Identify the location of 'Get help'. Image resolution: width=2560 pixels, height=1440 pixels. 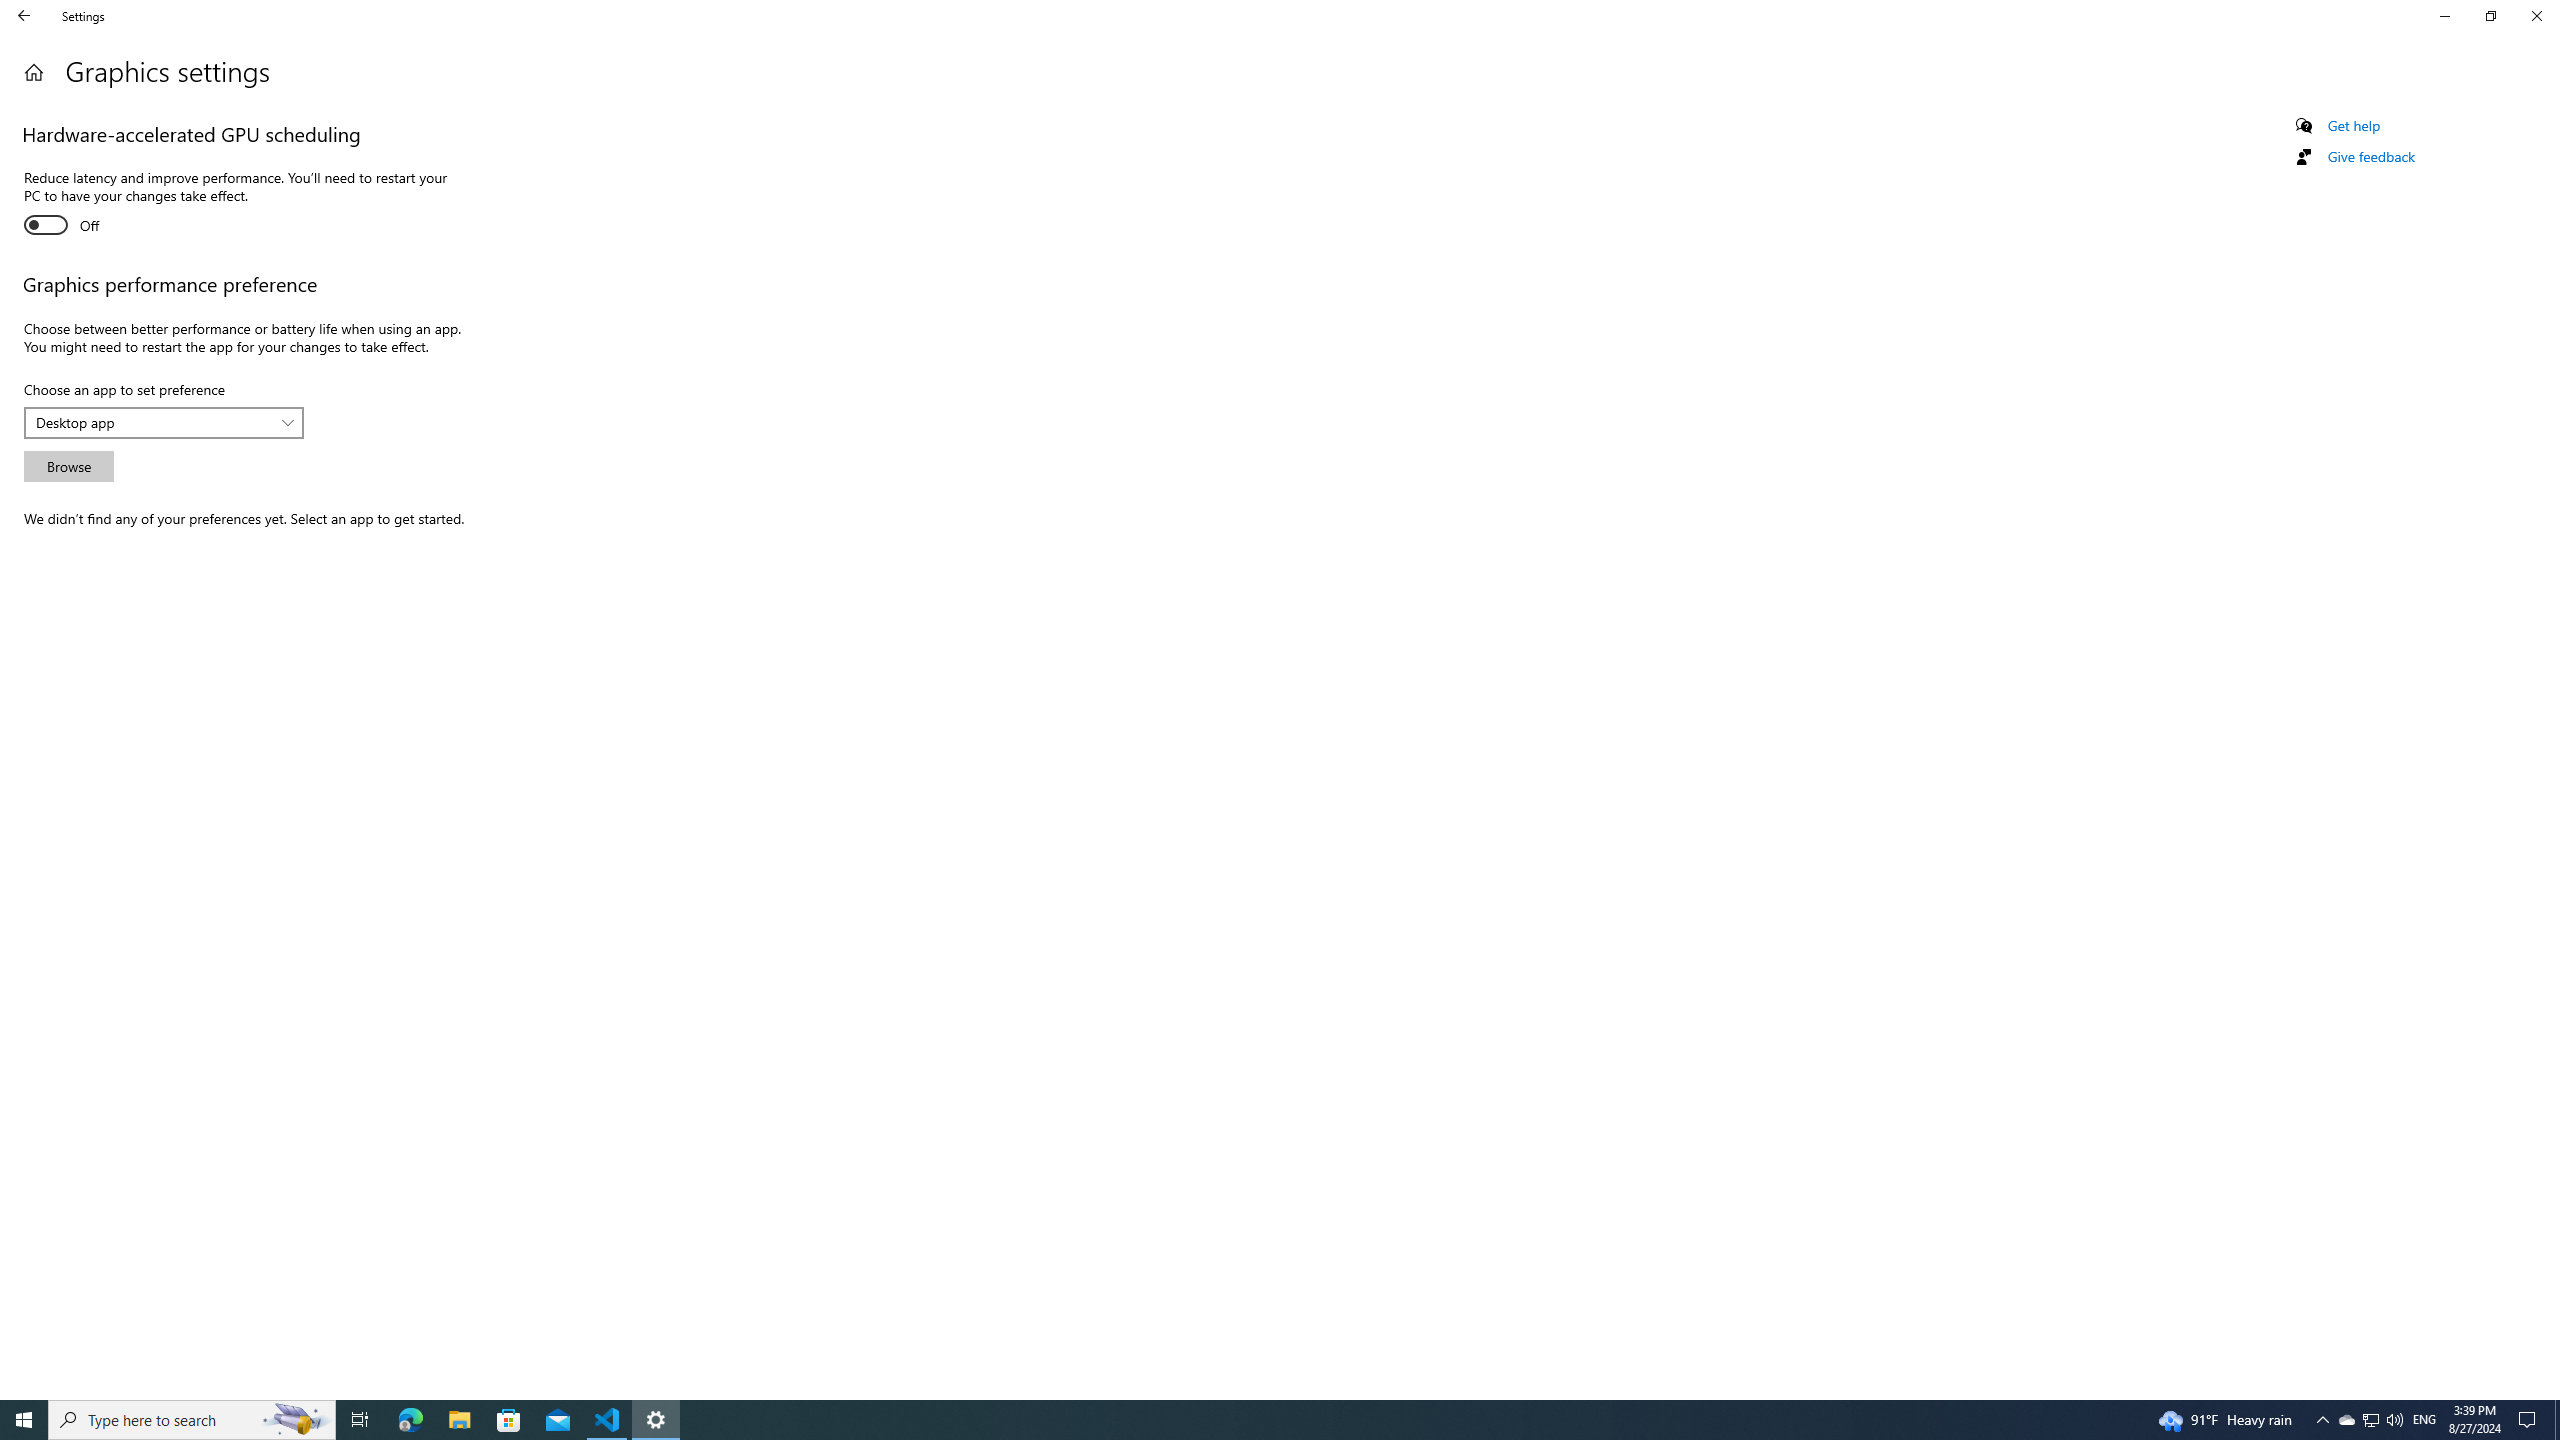
(2352, 125).